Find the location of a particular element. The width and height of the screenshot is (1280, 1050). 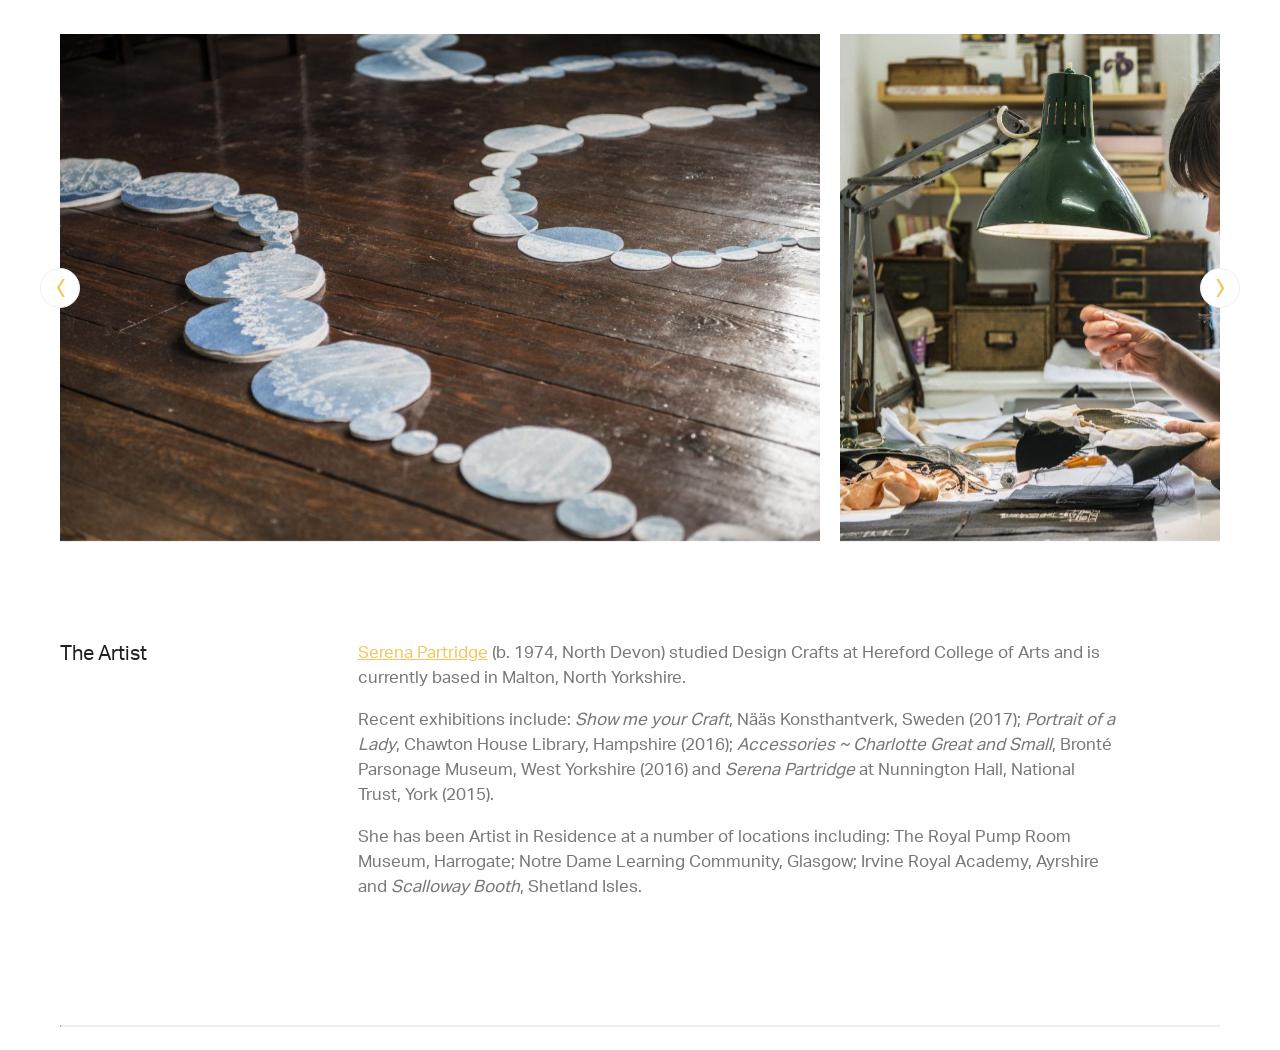

'Accessories ~ Charlotte Great and Small' is located at coordinates (735, 741).